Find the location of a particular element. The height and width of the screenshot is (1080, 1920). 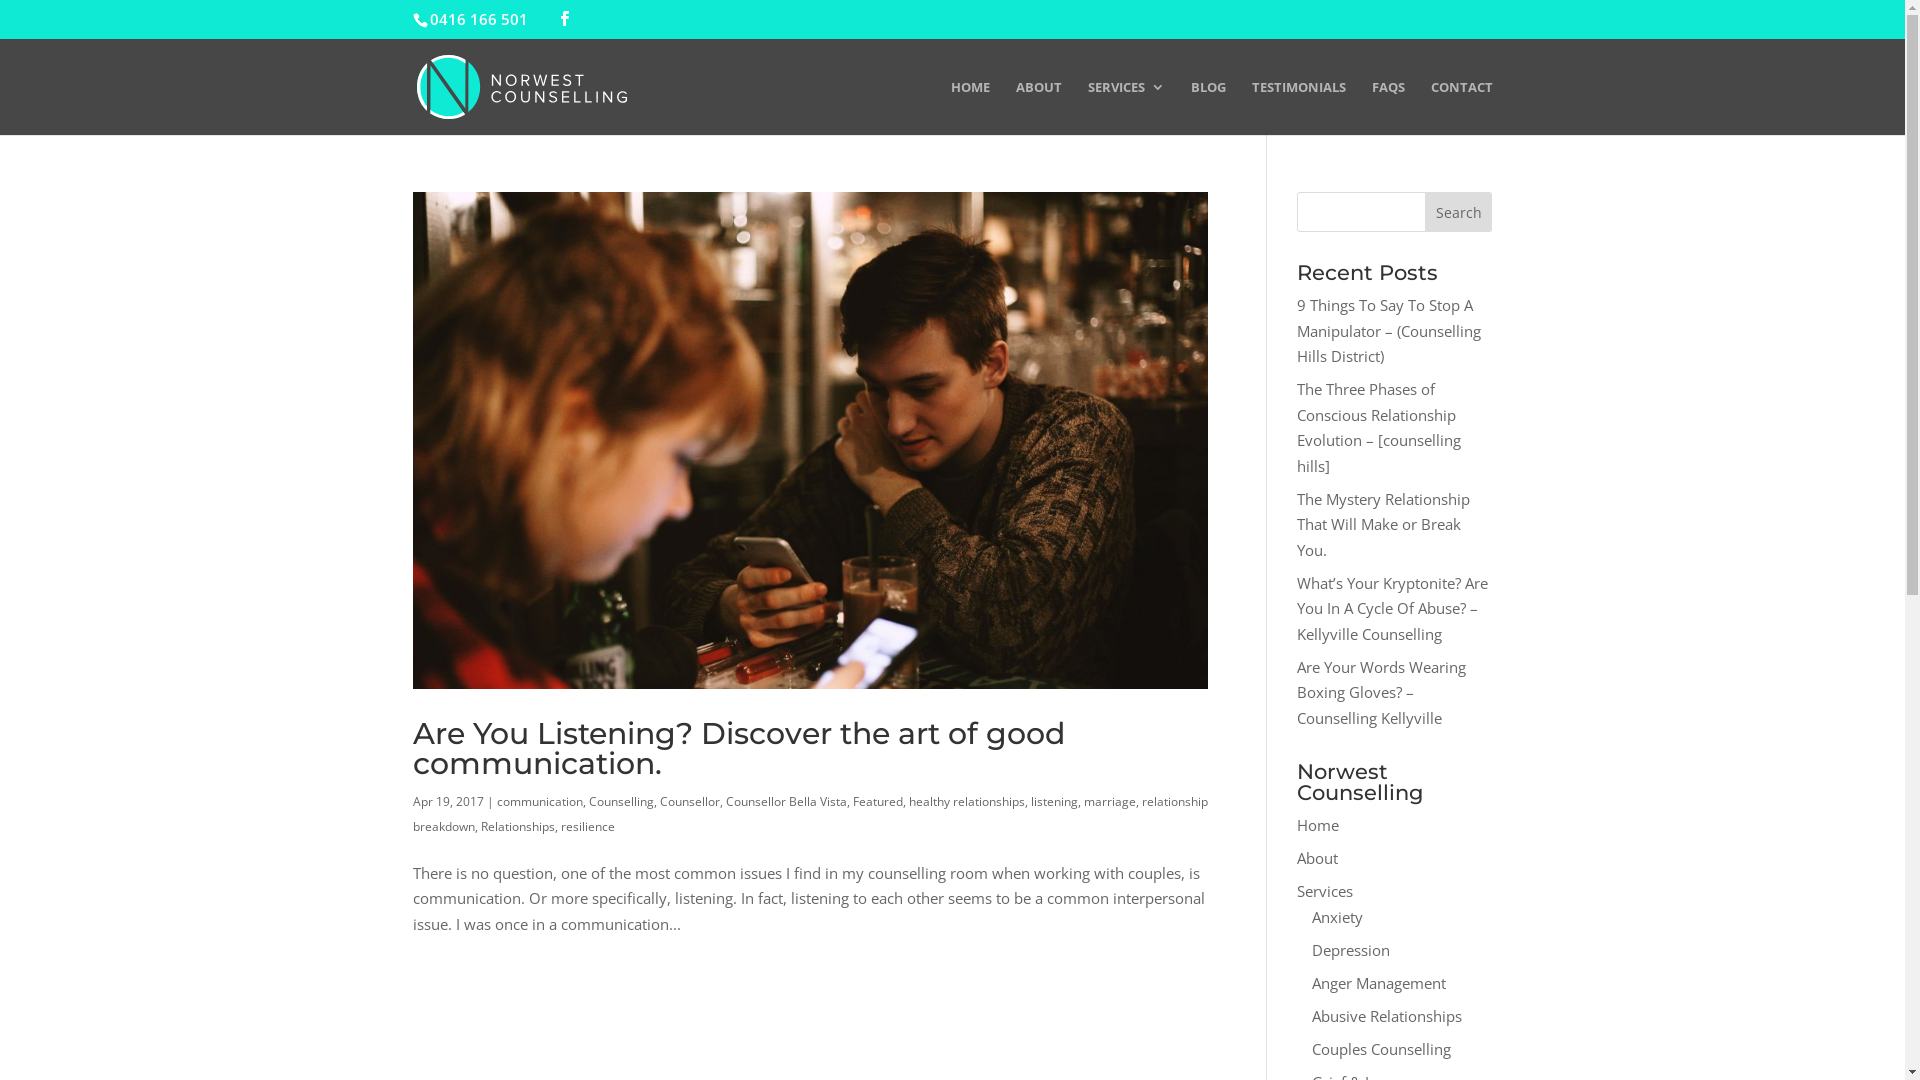

'Services' is located at coordinates (1324, 890).